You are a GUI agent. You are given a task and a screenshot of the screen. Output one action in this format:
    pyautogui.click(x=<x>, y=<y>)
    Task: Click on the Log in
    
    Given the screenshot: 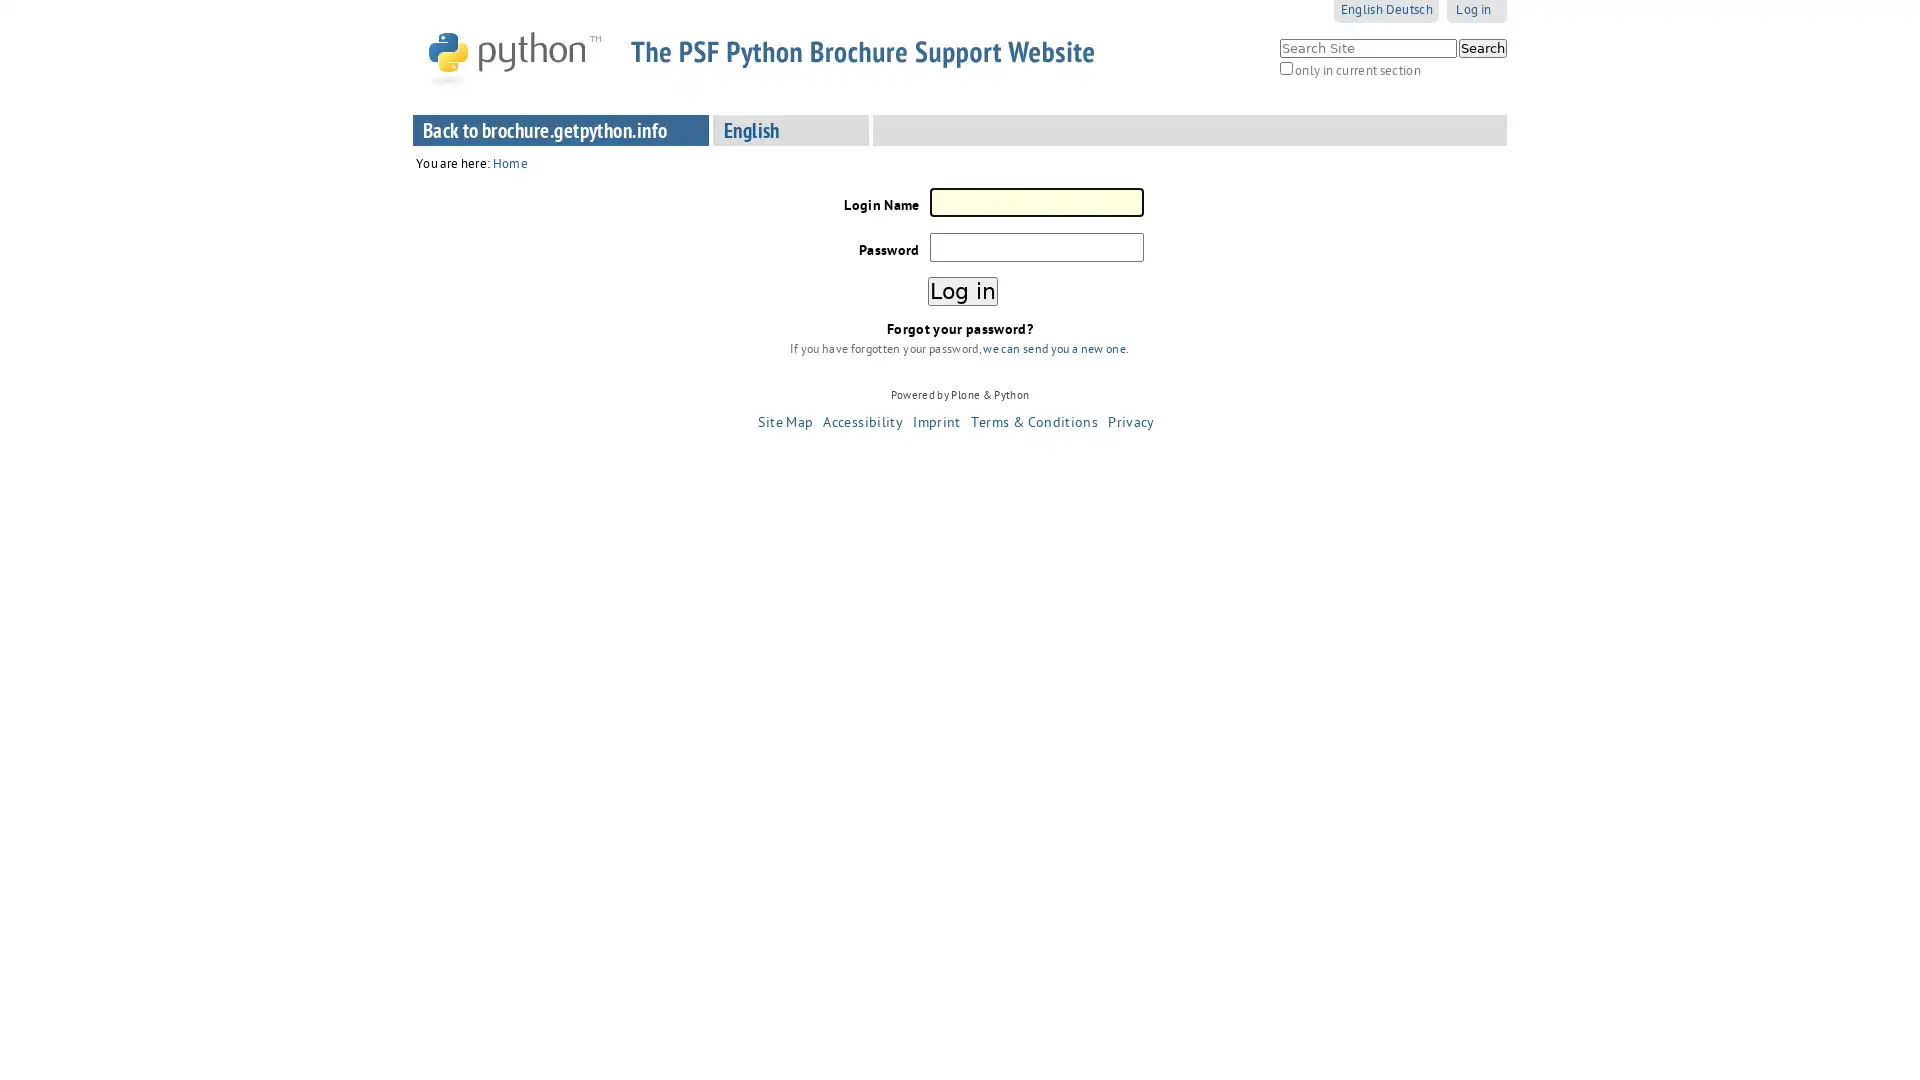 What is the action you would take?
    pyautogui.click(x=961, y=291)
    